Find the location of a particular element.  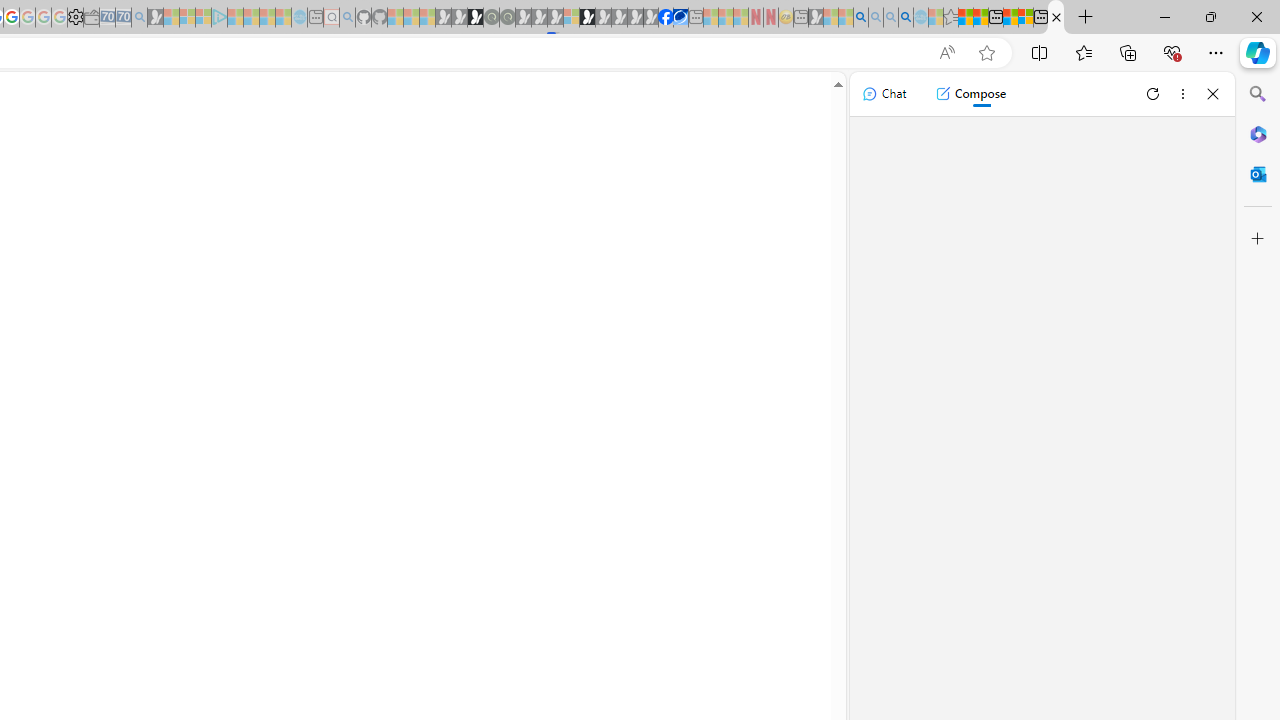

'Bing AI - Search' is located at coordinates (860, 17).